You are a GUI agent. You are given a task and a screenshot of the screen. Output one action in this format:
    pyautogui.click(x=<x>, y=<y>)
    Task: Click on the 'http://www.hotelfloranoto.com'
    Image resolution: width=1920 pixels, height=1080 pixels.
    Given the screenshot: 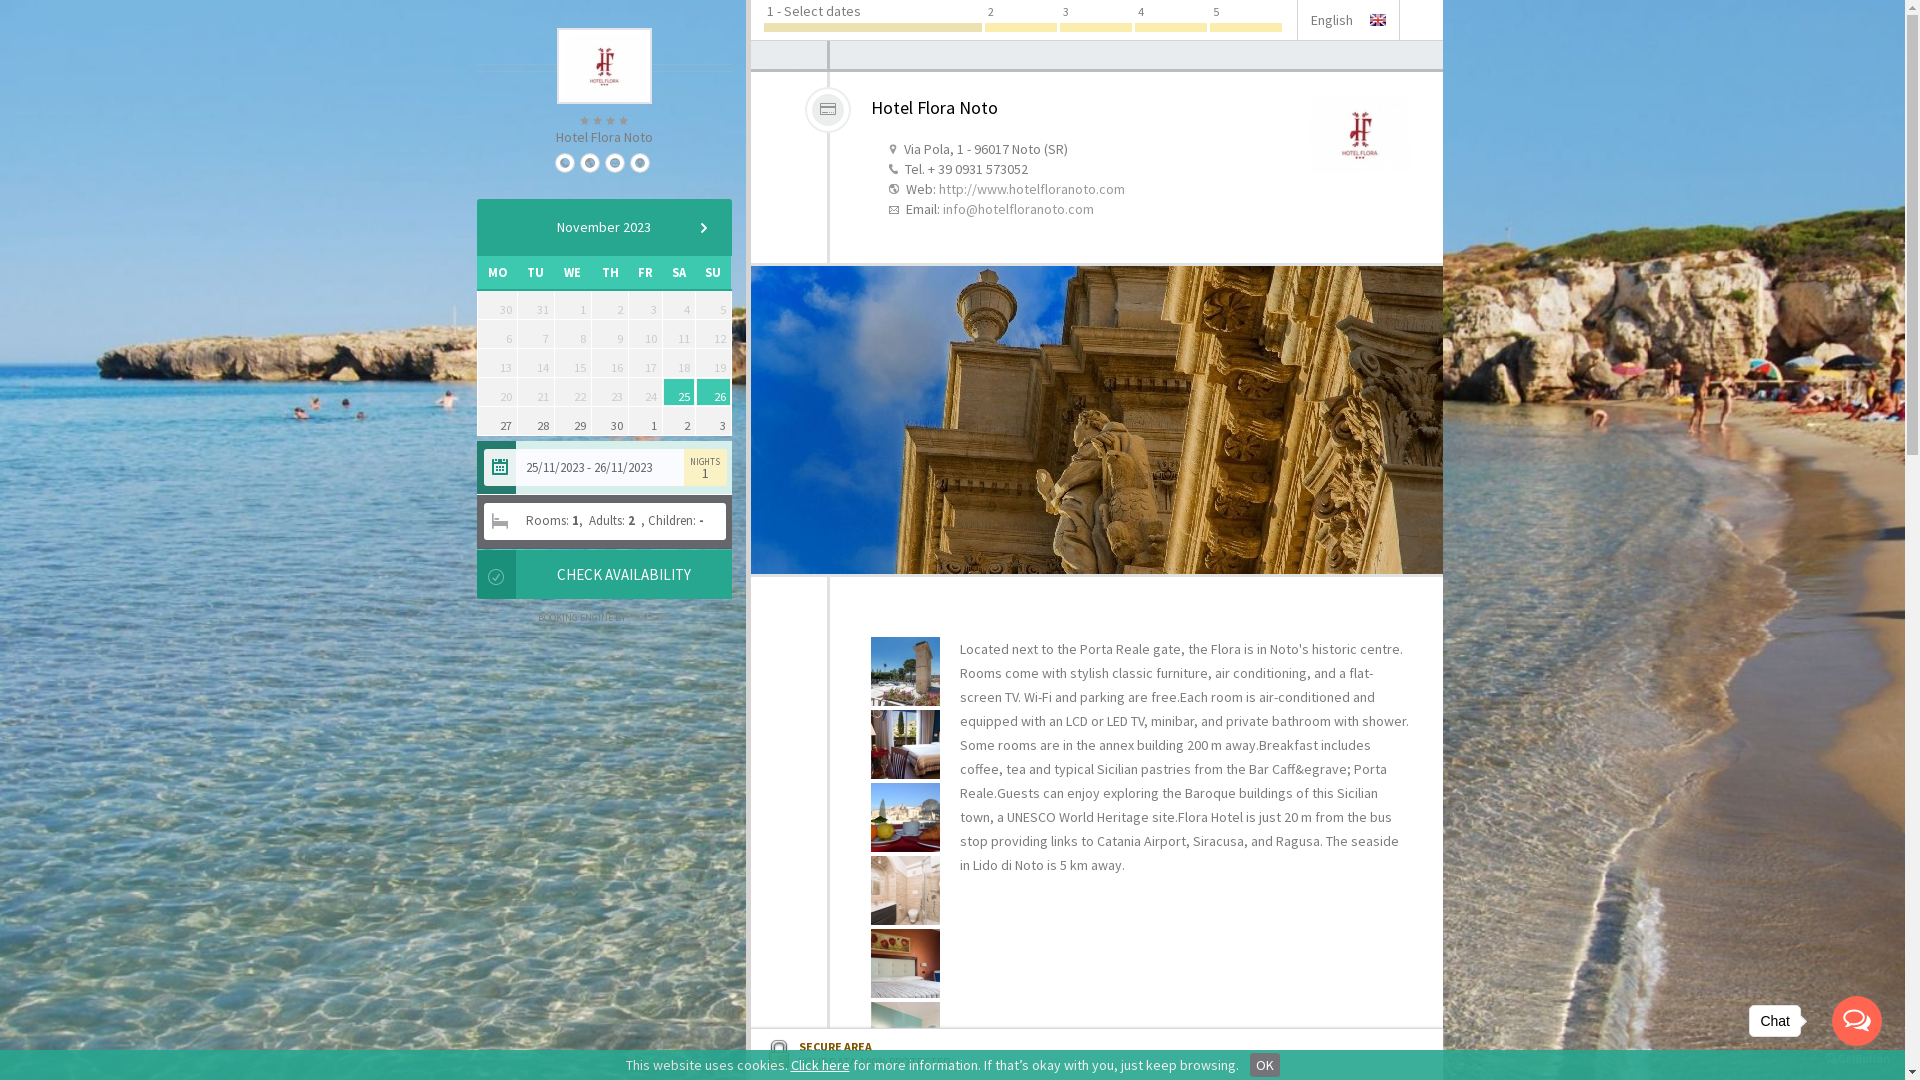 What is the action you would take?
    pyautogui.click(x=936, y=189)
    